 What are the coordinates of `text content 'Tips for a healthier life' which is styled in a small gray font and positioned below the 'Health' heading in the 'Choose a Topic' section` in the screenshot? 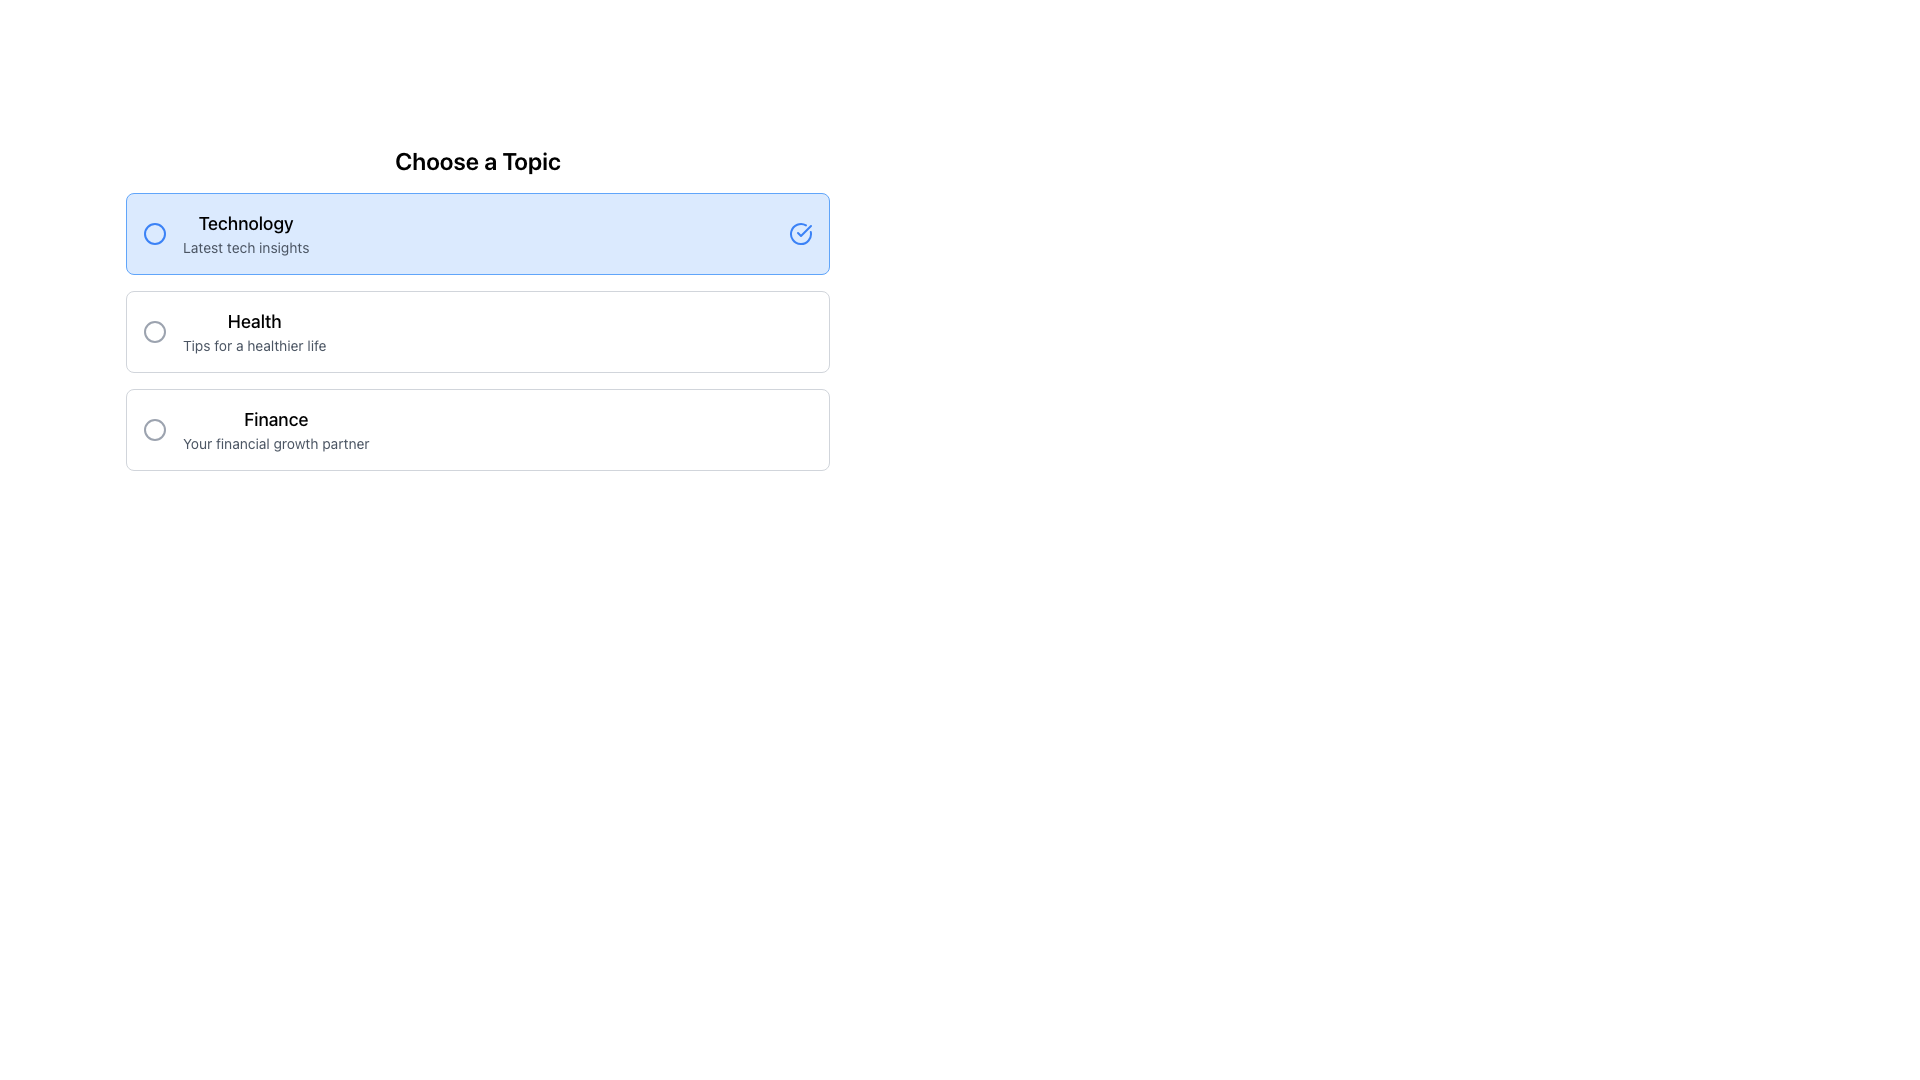 It's located at (253, 345).